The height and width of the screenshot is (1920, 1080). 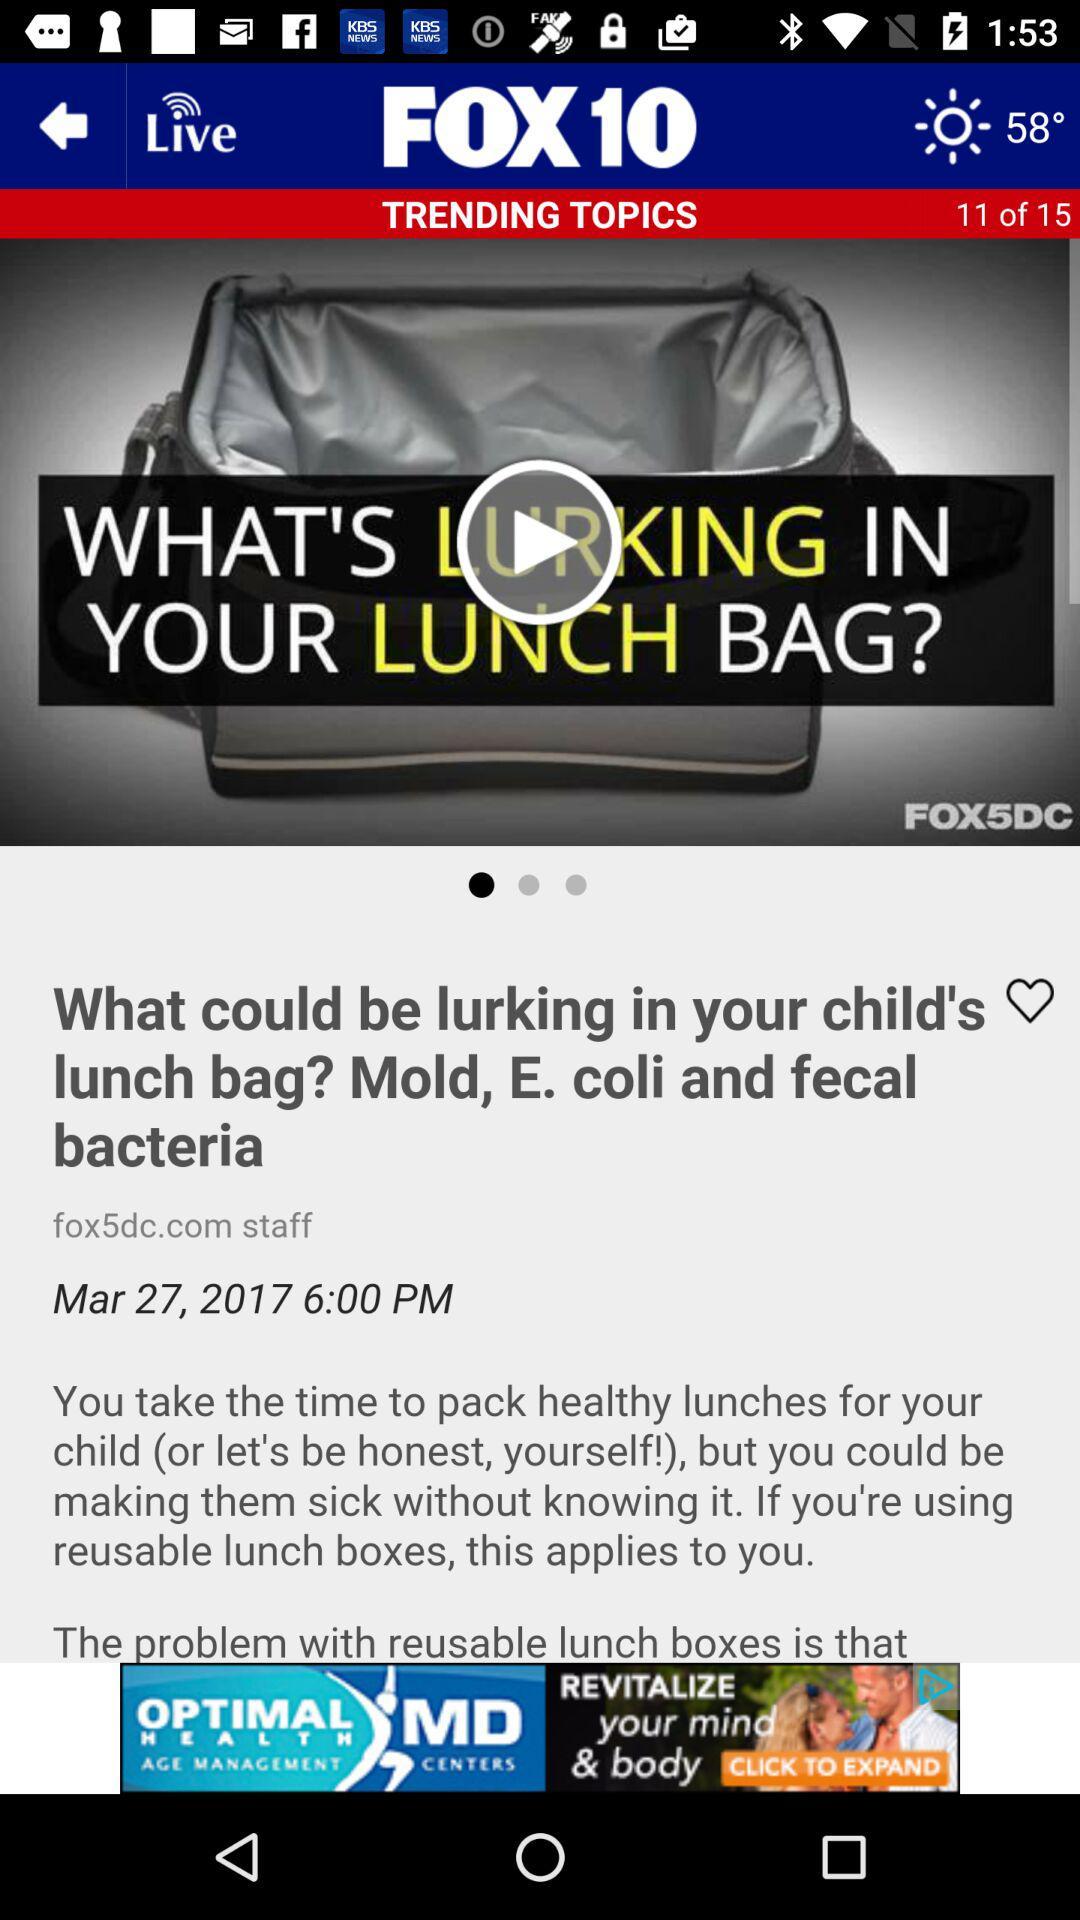 I want to click on article, so click(x=540, y=1293).